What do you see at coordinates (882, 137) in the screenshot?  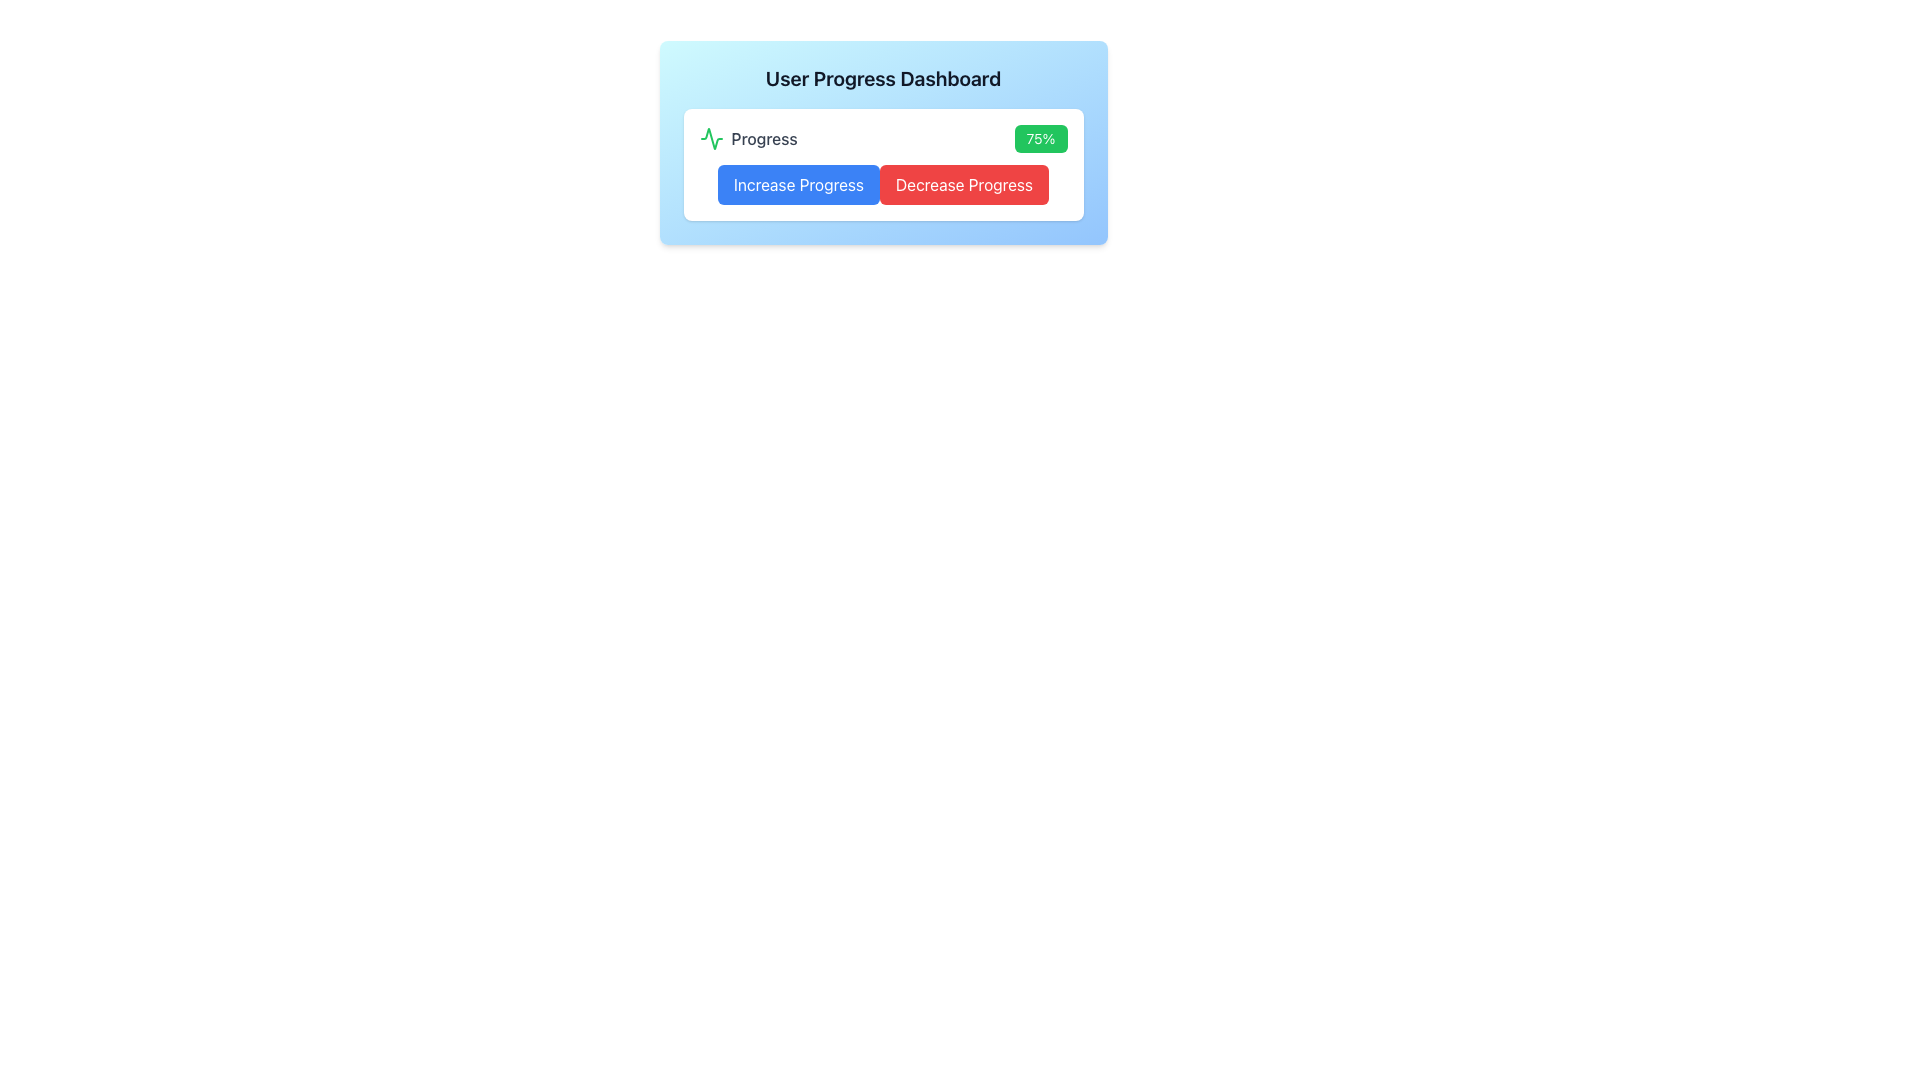 I see `the composite informational element displaying the current progress status, located above the 'Increase Progress' and 'Decrease Progress' buttons` at bounding box center [882, 137].